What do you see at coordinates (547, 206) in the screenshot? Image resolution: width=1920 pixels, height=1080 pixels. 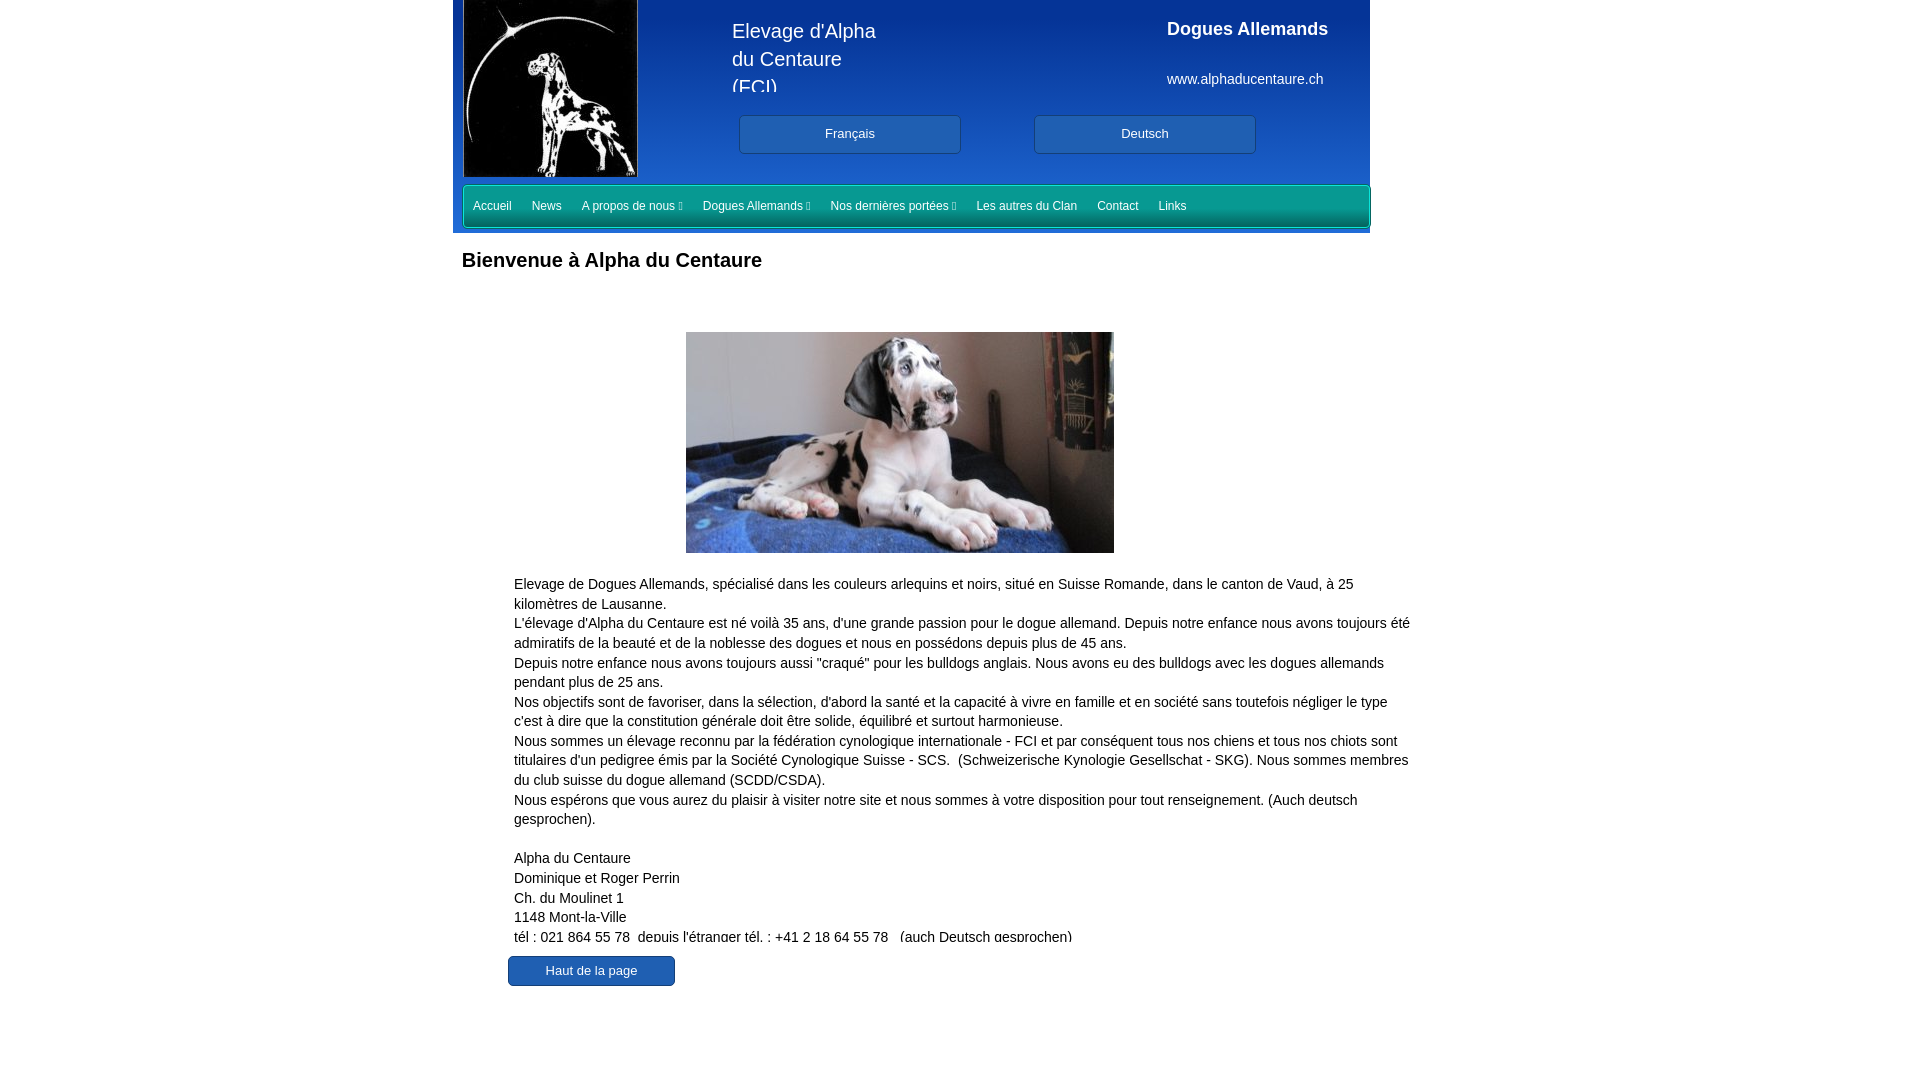 I see `'News'` at bounding box center [547, 206].